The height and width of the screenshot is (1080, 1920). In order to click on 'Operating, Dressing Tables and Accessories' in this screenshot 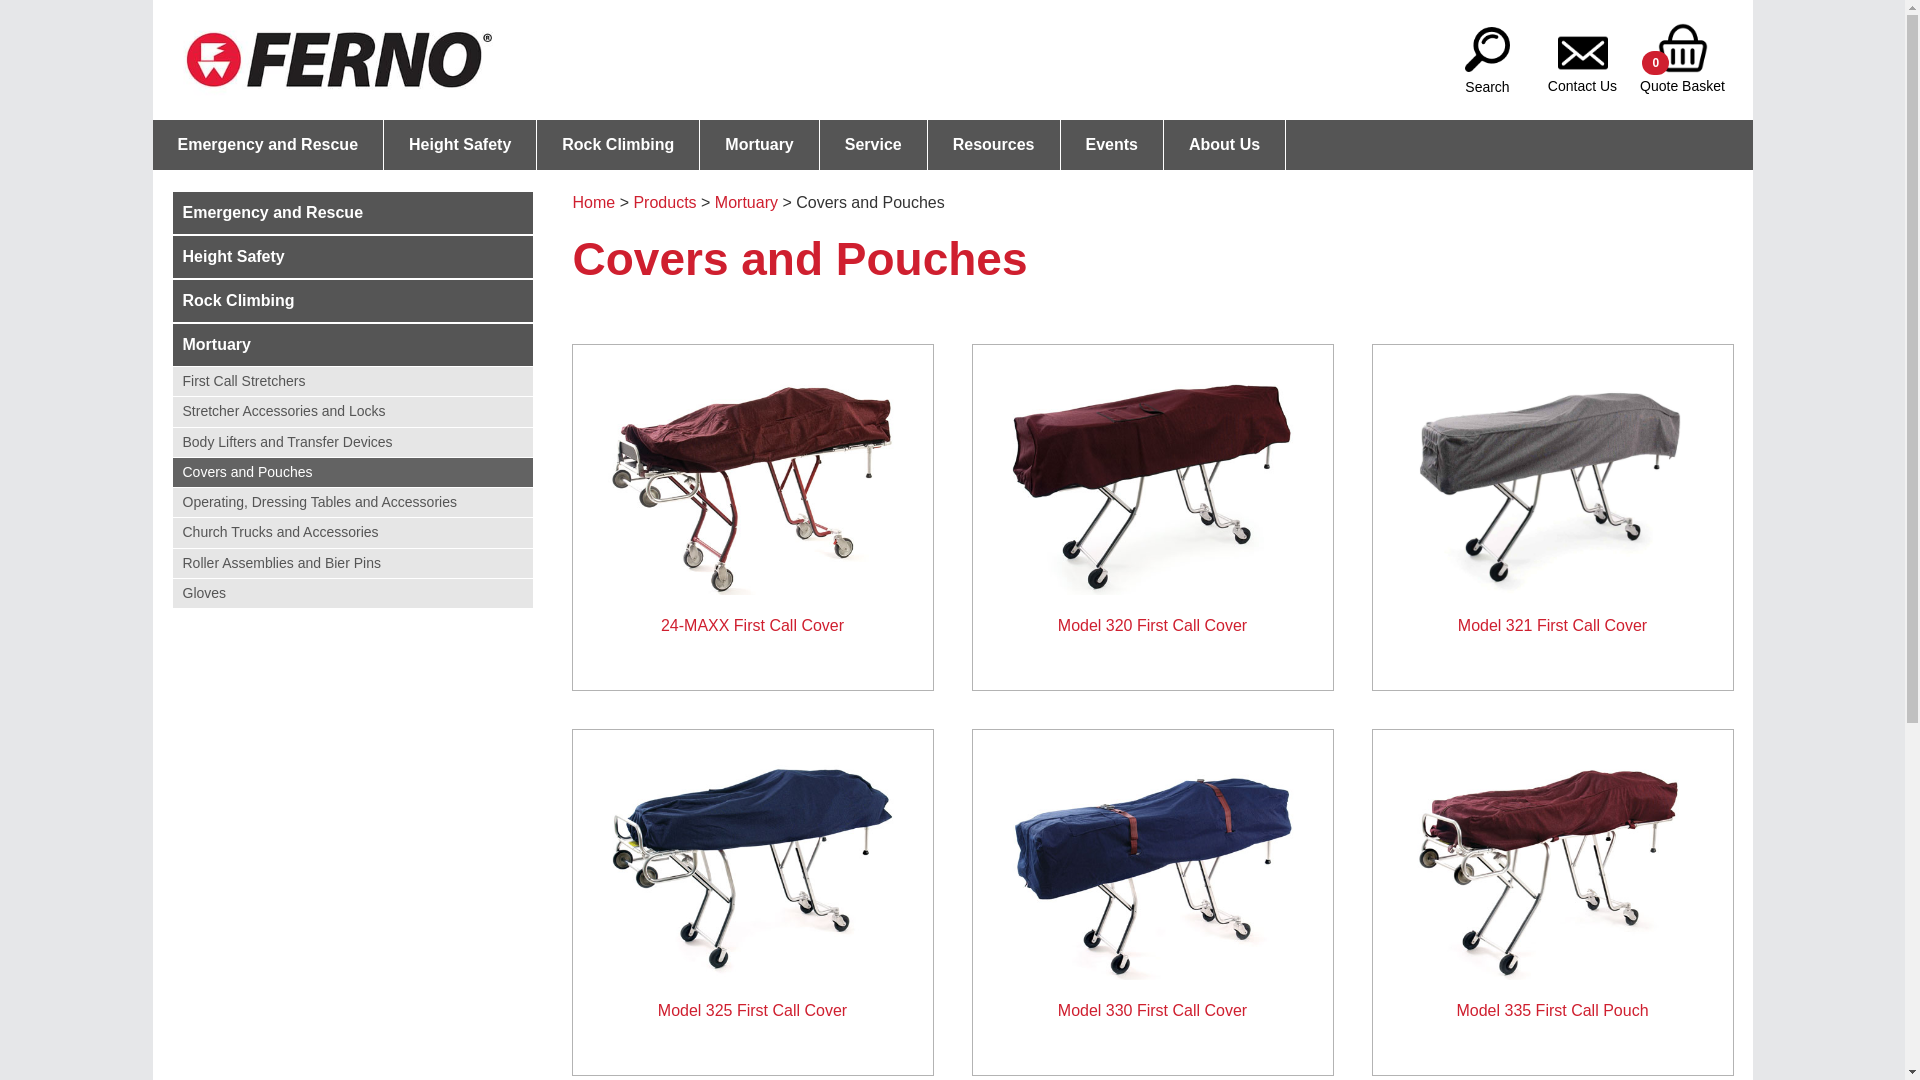, I will do `click(351, 501)`.